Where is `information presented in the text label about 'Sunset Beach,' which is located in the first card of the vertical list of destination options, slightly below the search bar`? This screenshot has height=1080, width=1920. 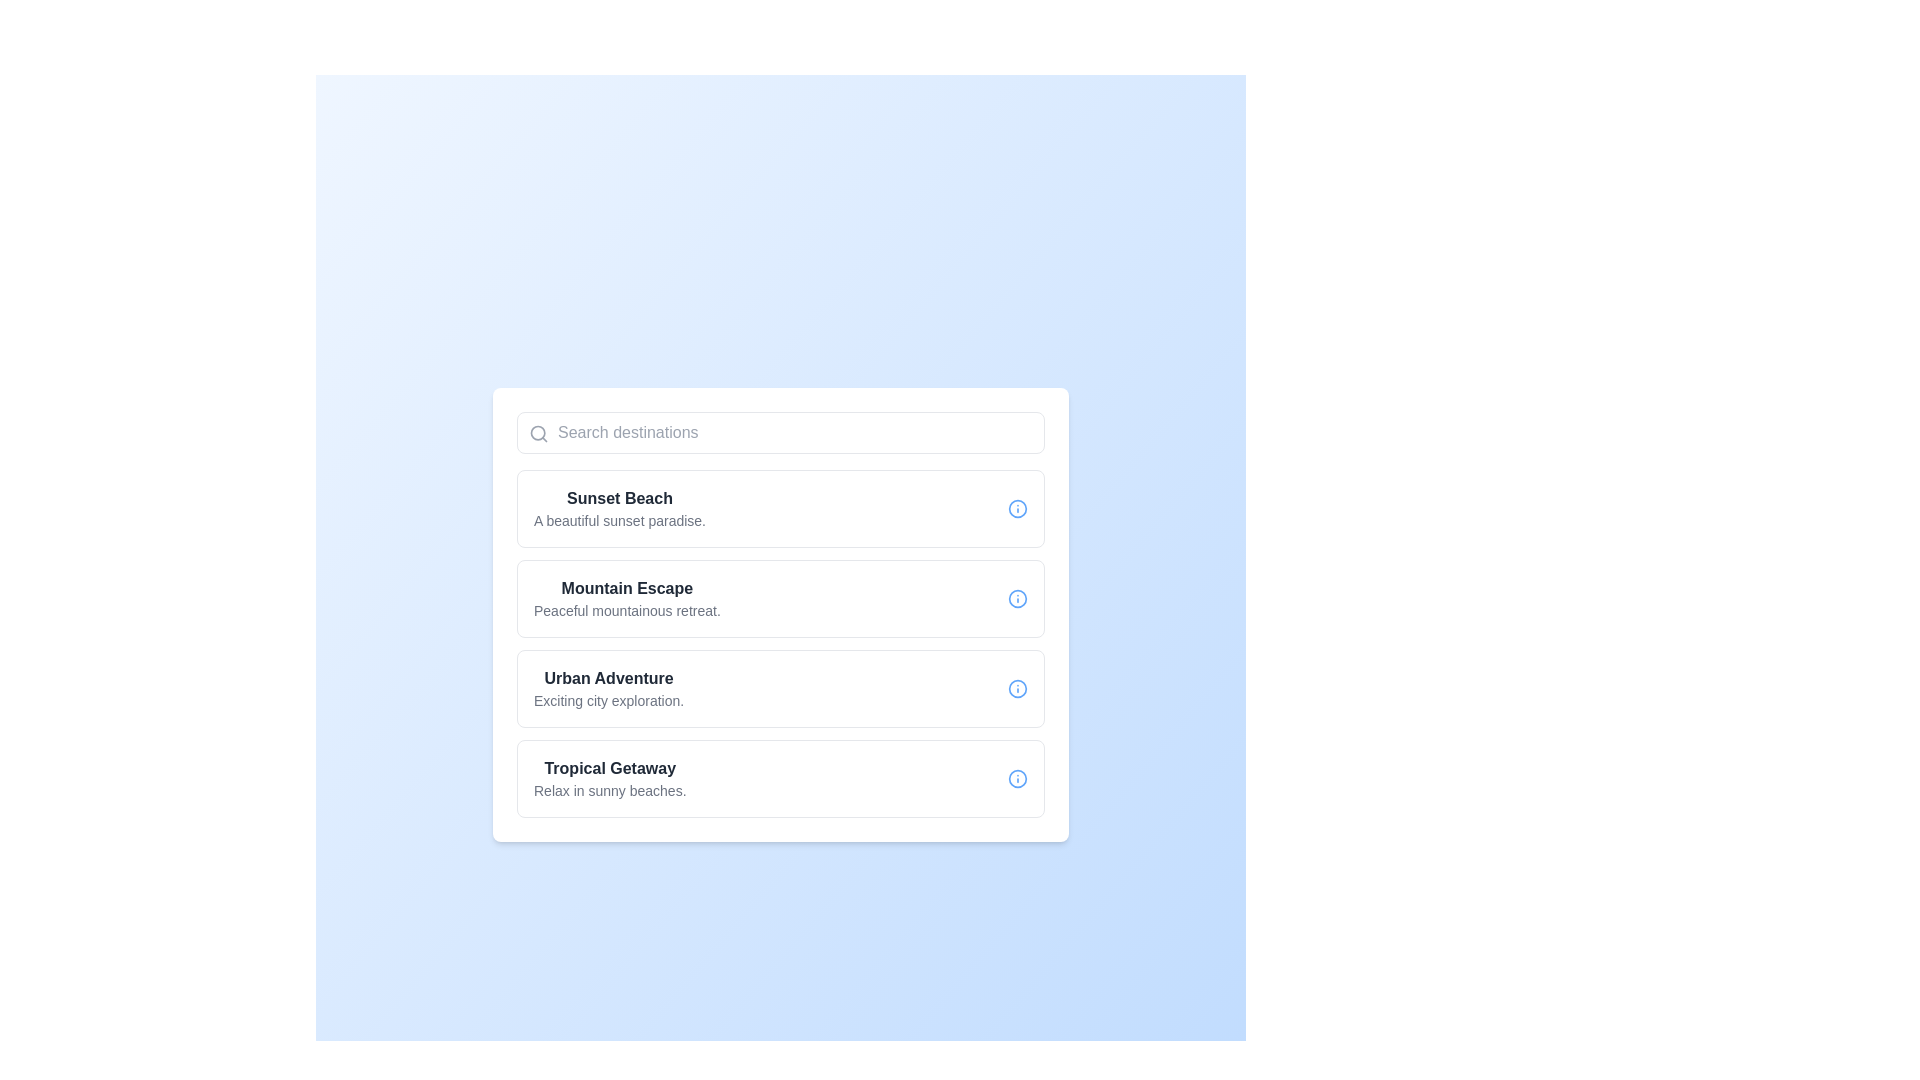
information presented in the text label about 'Sunset Beach,' which is located in the first card of the vertical list of destination options, slightly below the search bar is located at coordinates (618, 508).